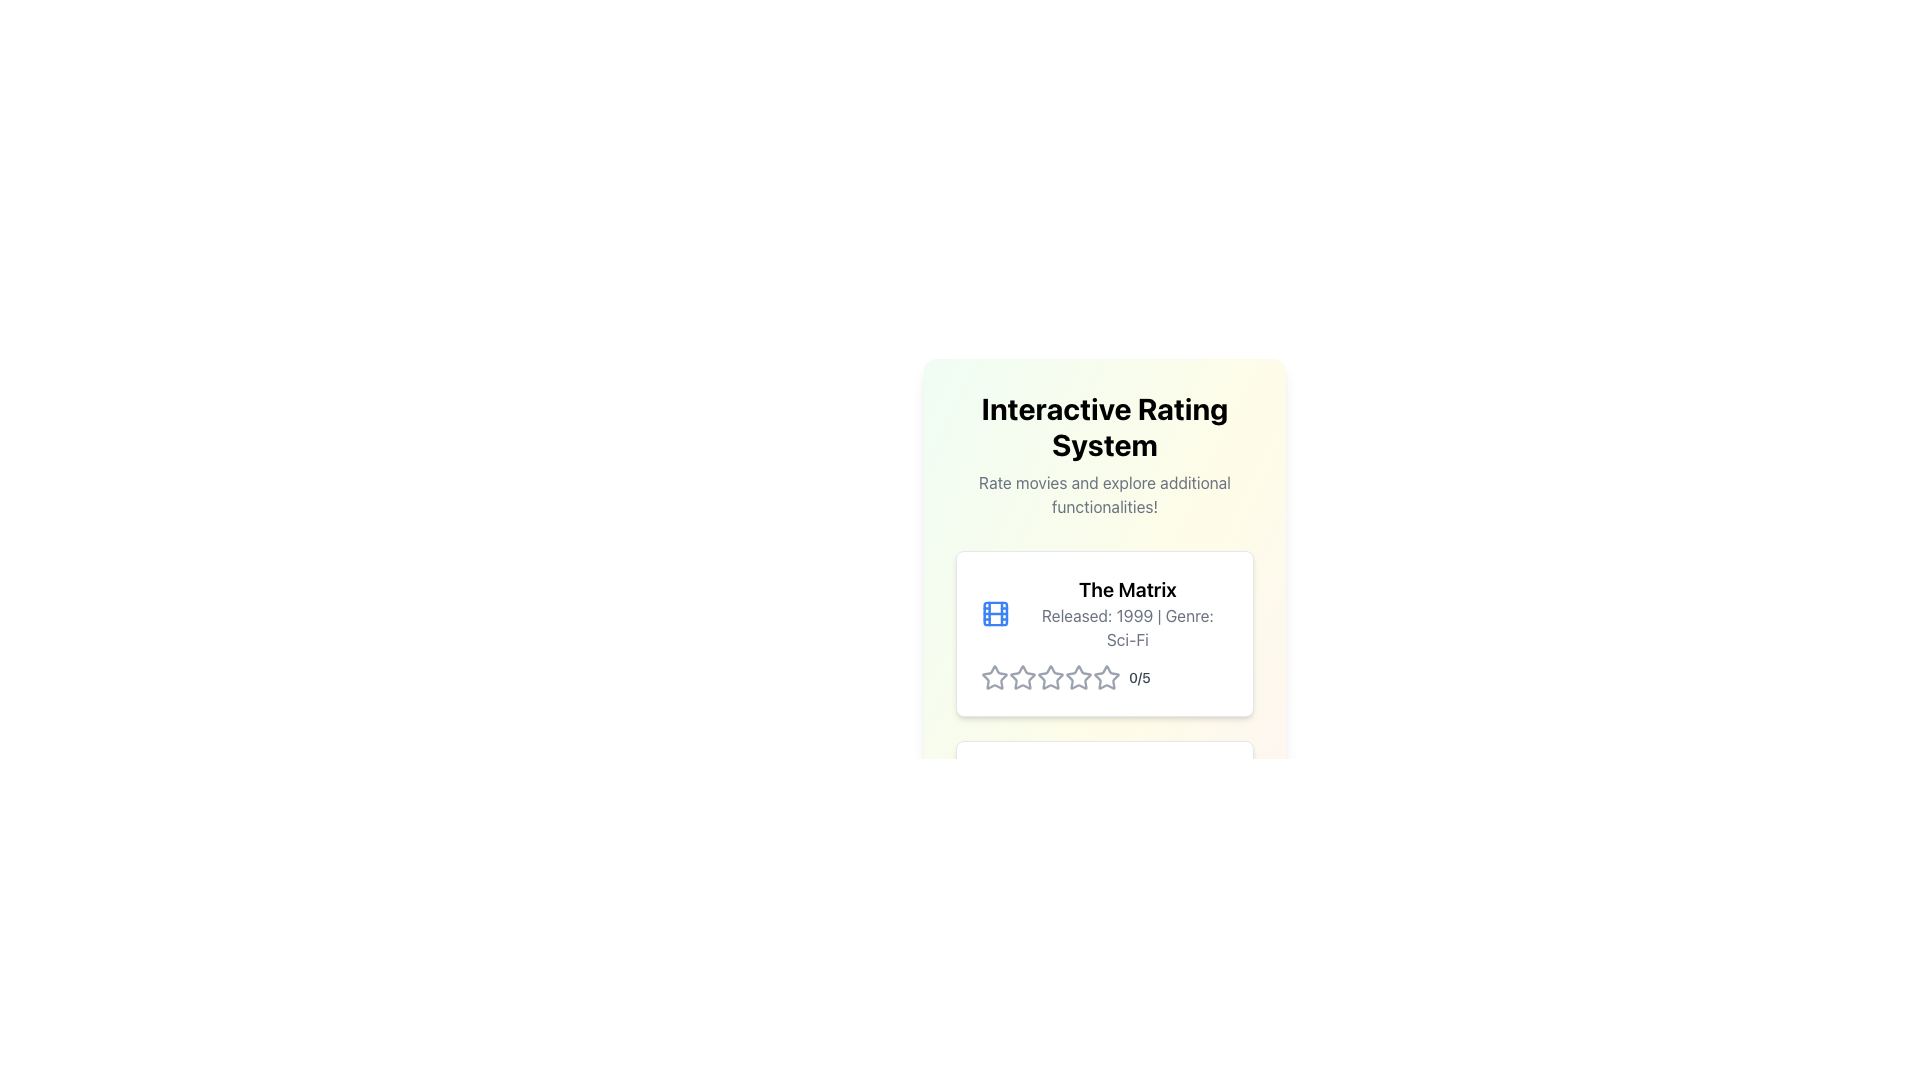 Image resolution: width=1920 pixels, height=1080 pixels. What do you see at coordinates (1106, 676) in the screenshot?
I see `the fourth star icon in the rating system to rate the movie with 4 stars` at bounding box center [1106, 676].